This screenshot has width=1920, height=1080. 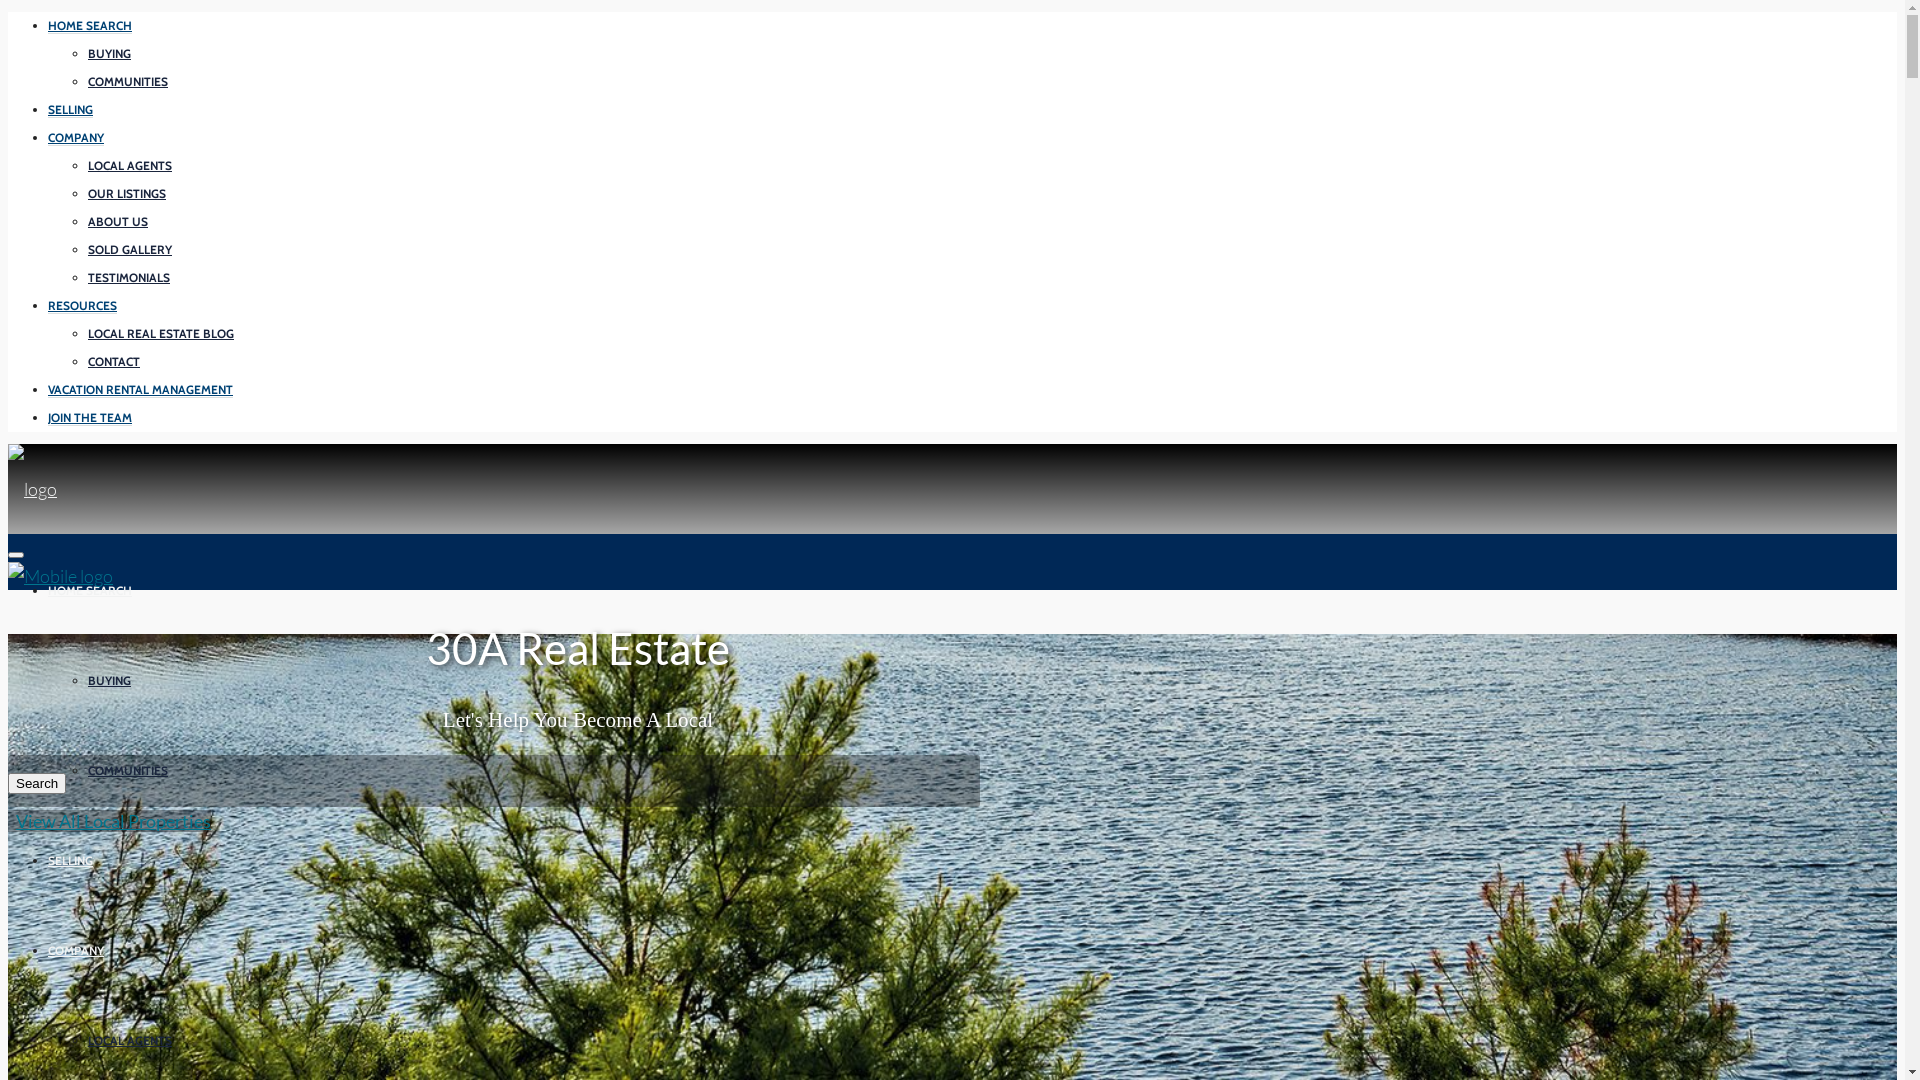 What do you see at coordinates (48, 110) in the screenshot?
I see `'SELLING'` at bounding box center [48, 110].